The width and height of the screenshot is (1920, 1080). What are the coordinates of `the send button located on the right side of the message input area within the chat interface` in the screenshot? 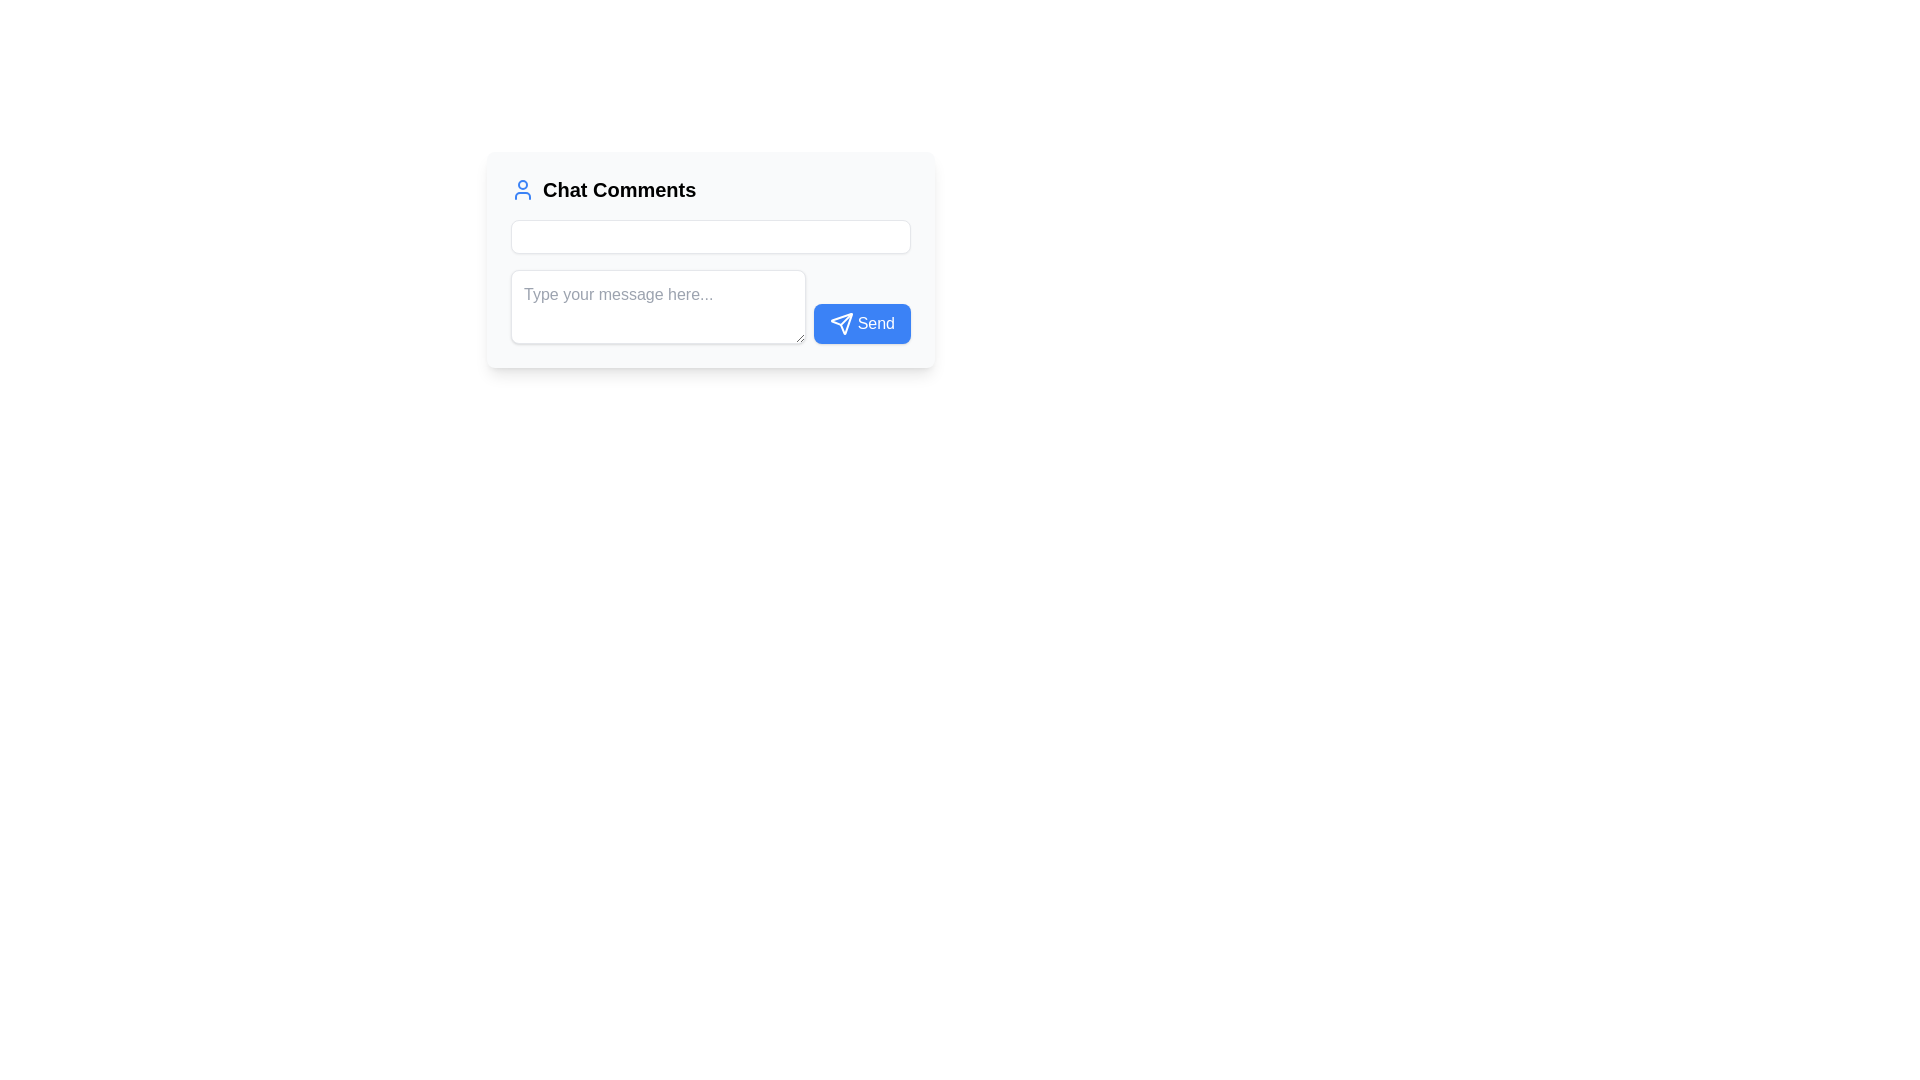 It's located at (862, 323).